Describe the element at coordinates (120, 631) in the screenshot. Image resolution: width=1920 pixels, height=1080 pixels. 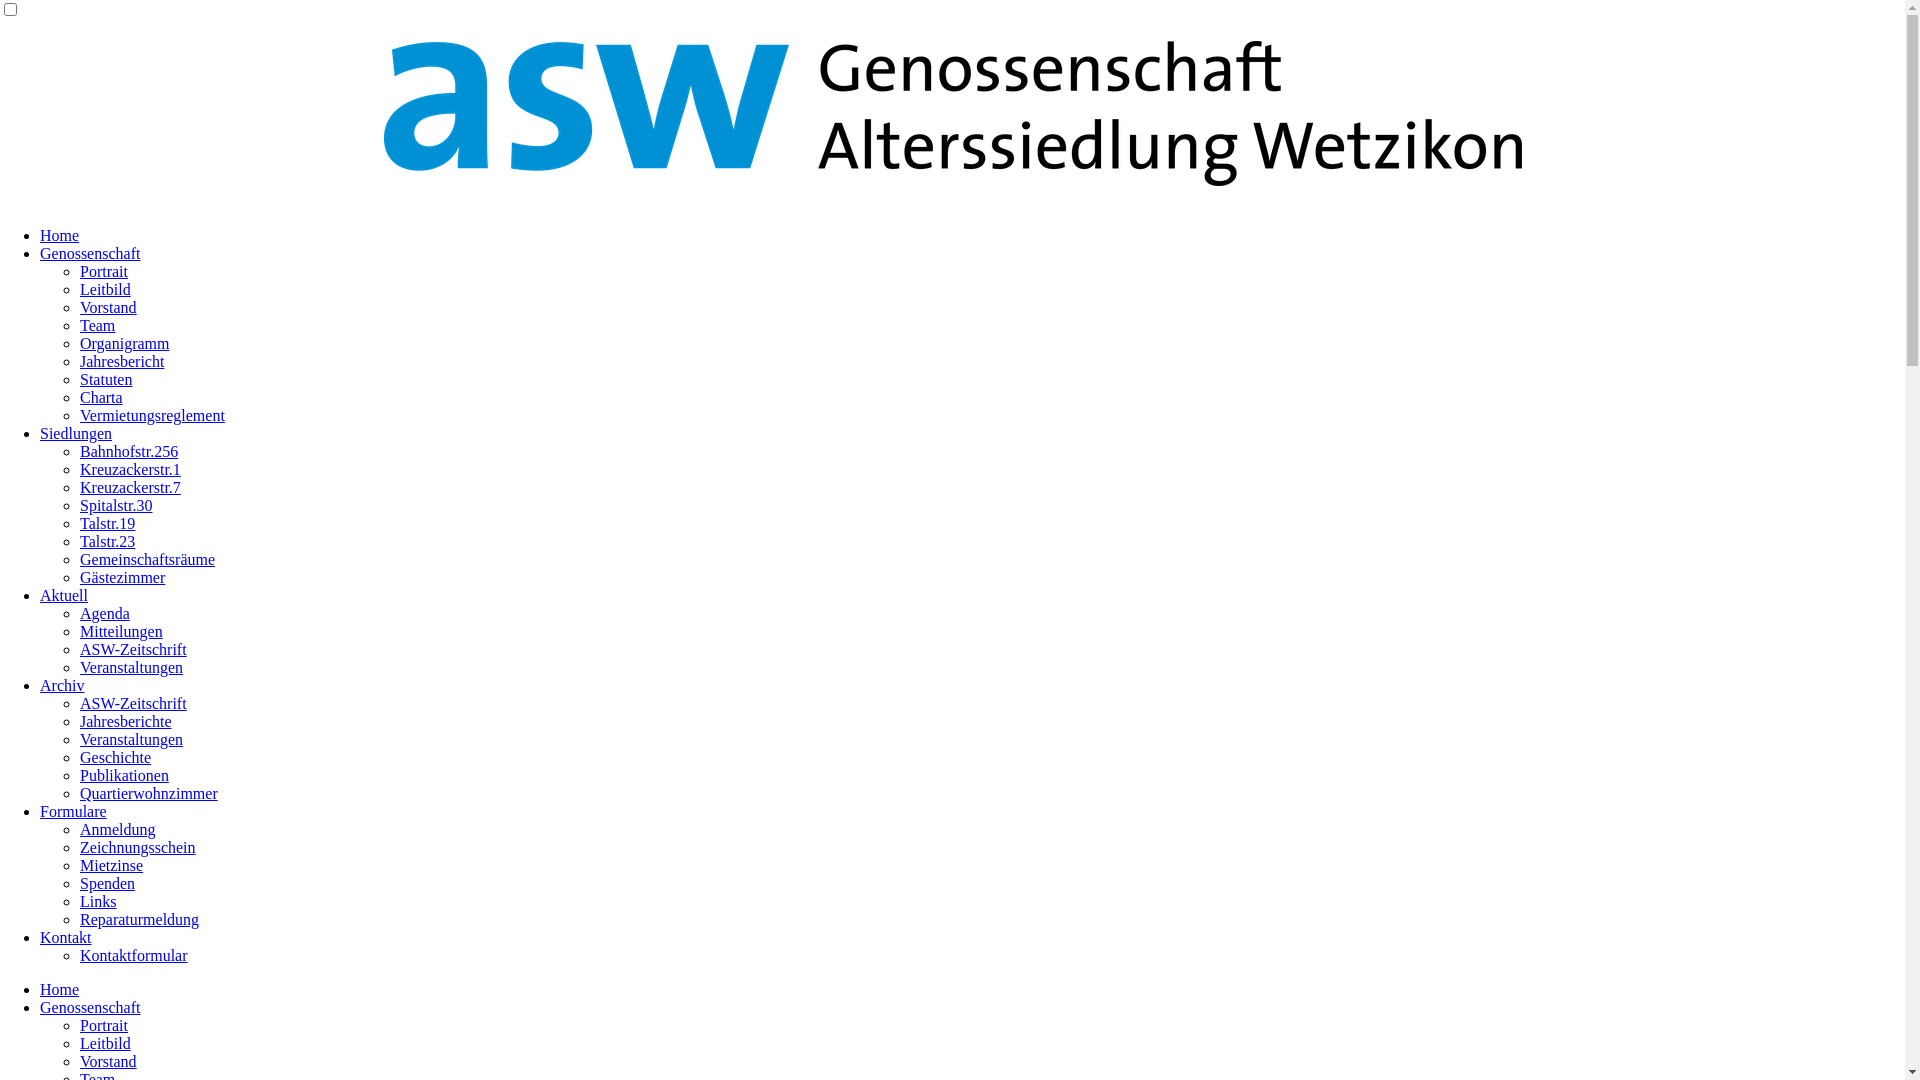
I see `'Mitteilungen'` at that location.